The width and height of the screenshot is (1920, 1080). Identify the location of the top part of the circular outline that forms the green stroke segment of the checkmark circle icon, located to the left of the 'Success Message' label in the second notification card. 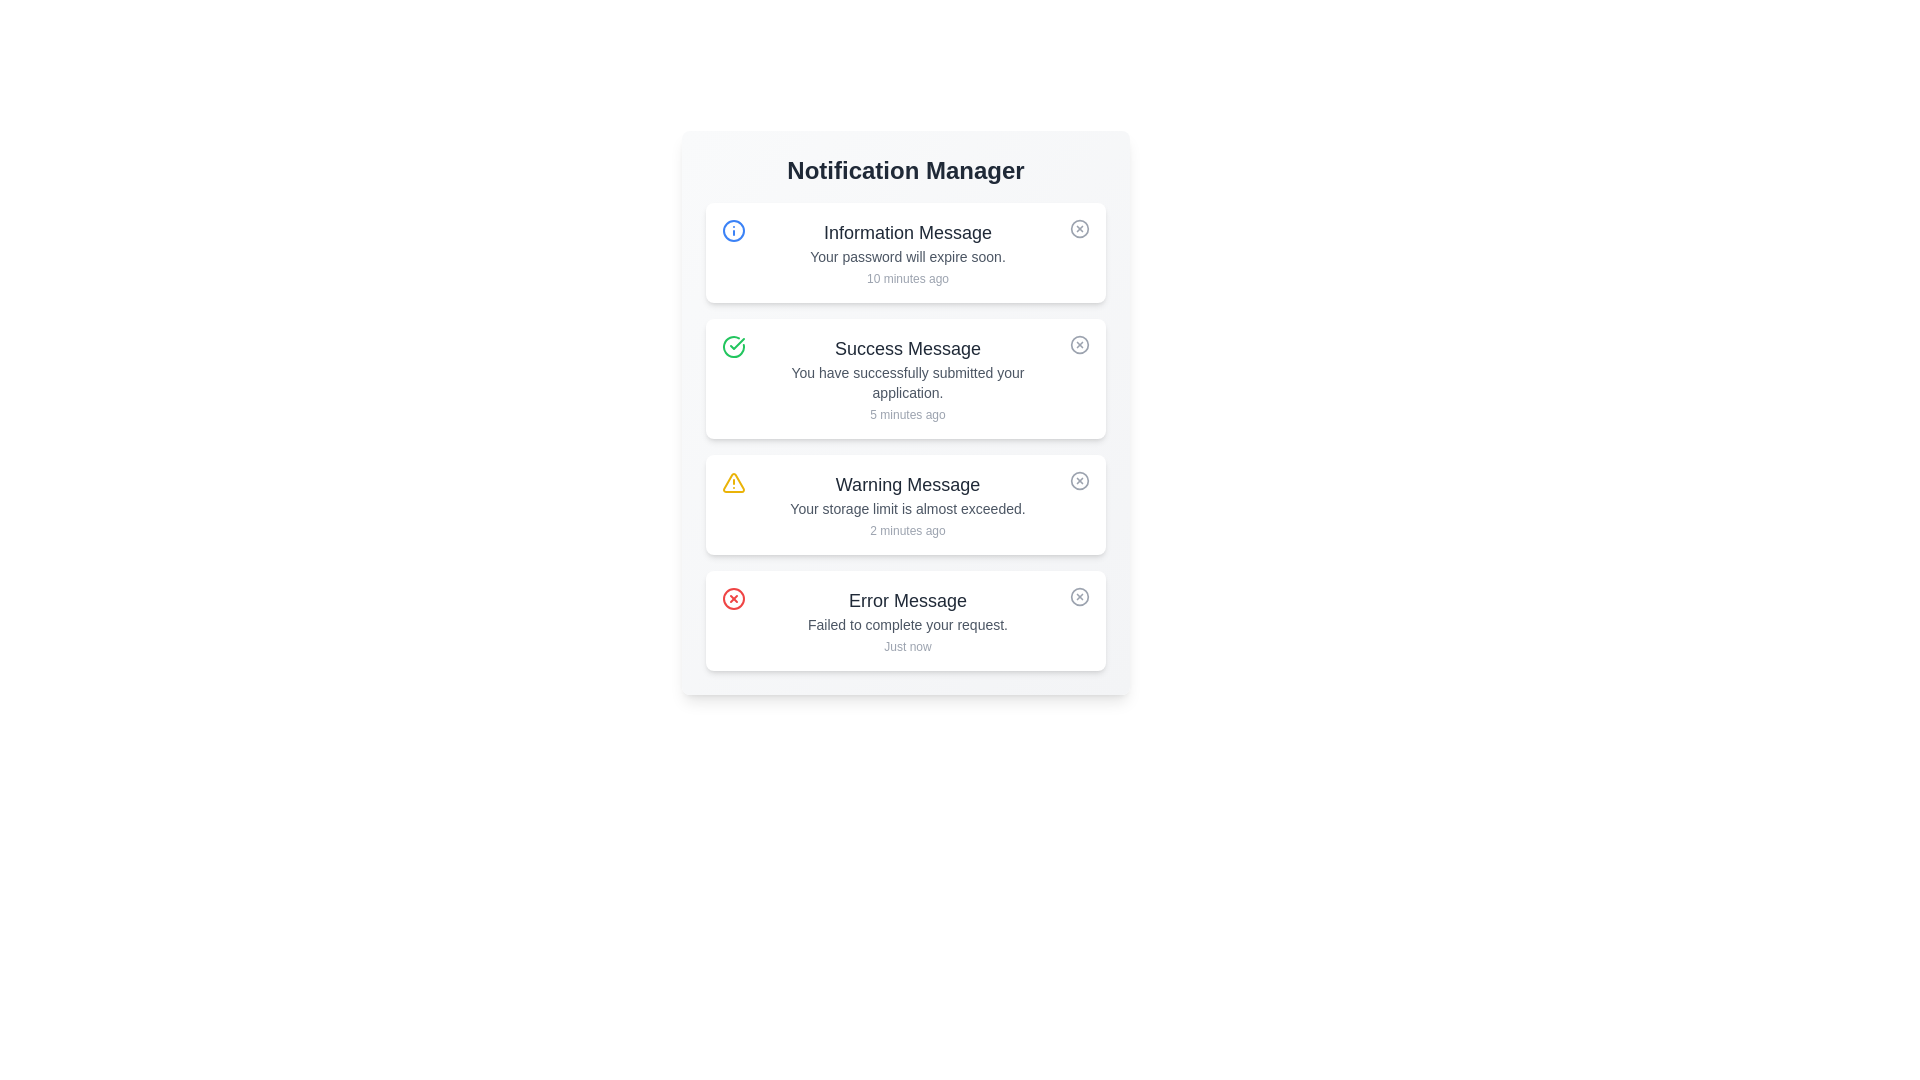
(733, 346).